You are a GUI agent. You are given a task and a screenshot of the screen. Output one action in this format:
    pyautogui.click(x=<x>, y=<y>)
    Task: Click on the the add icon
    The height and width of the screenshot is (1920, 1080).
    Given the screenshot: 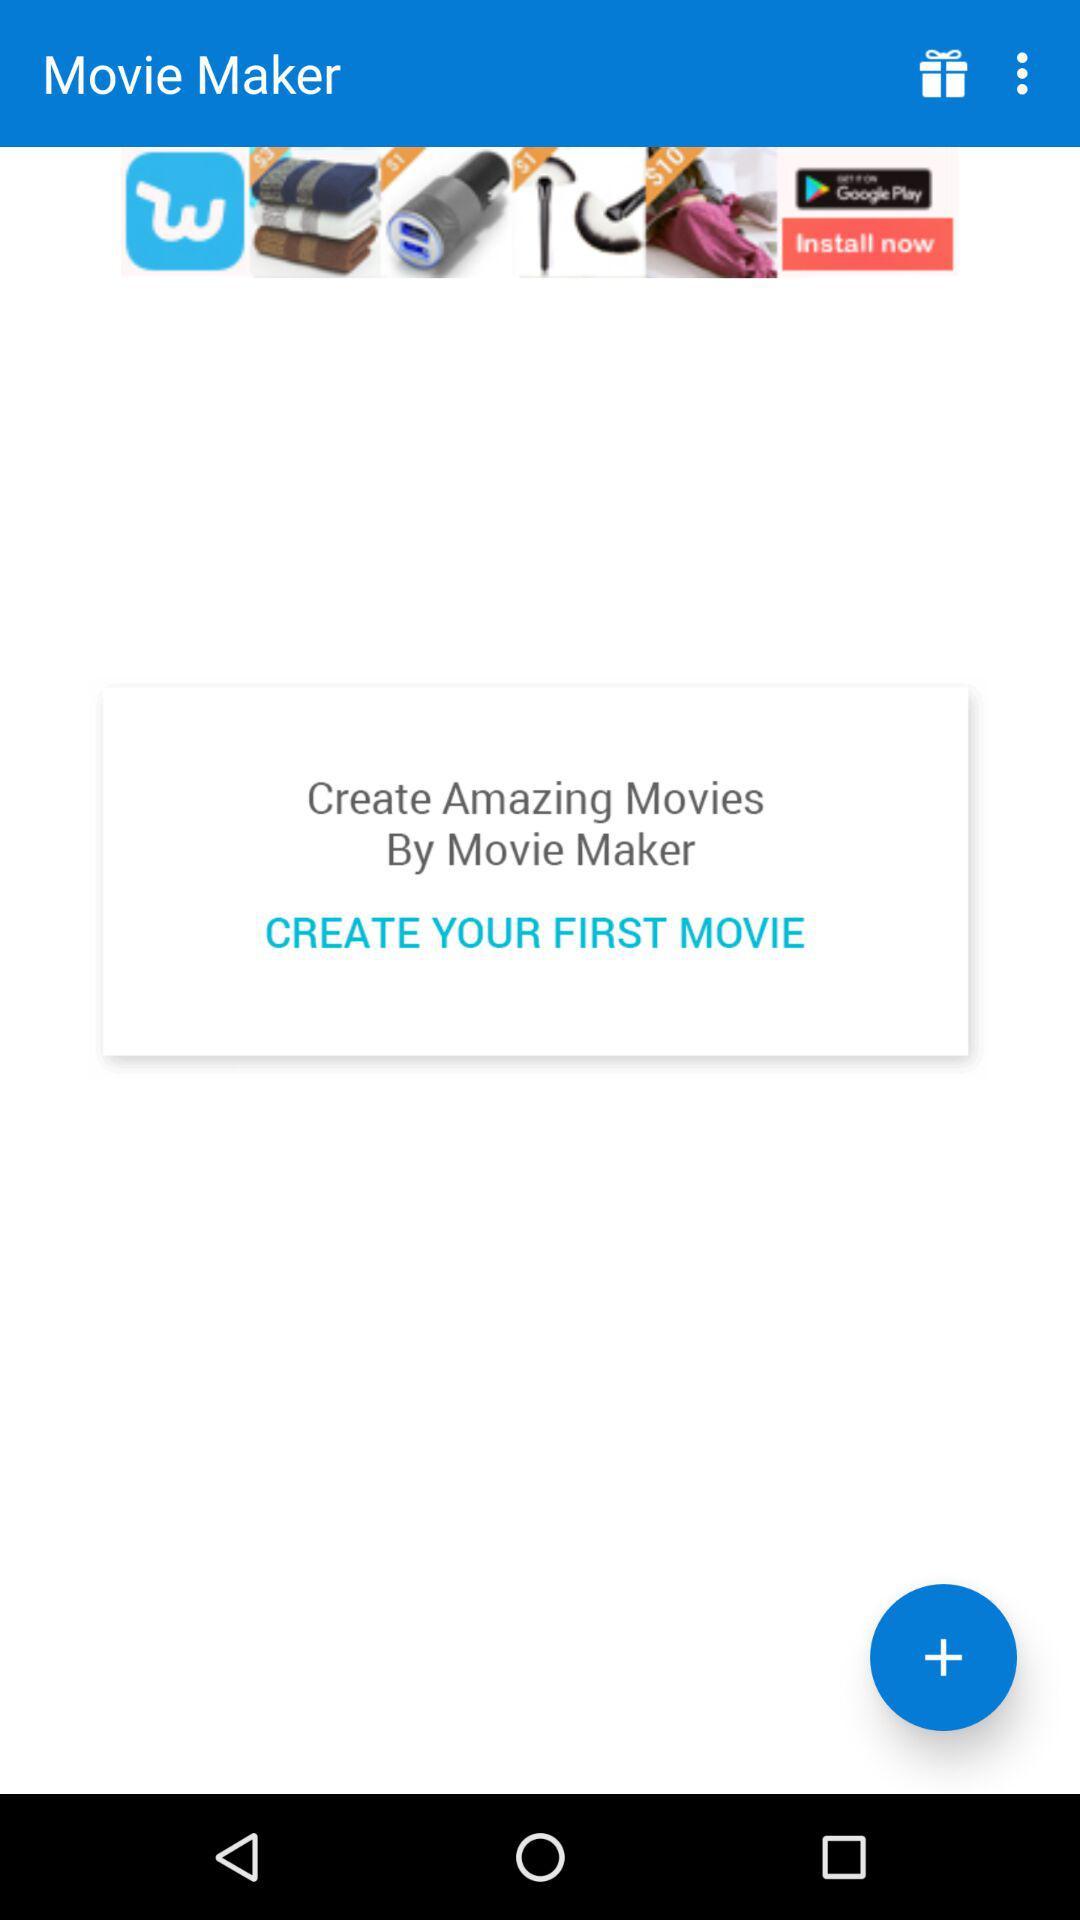 What is the action you would take?
    pyautogui.click(x=943, y=1657)
    